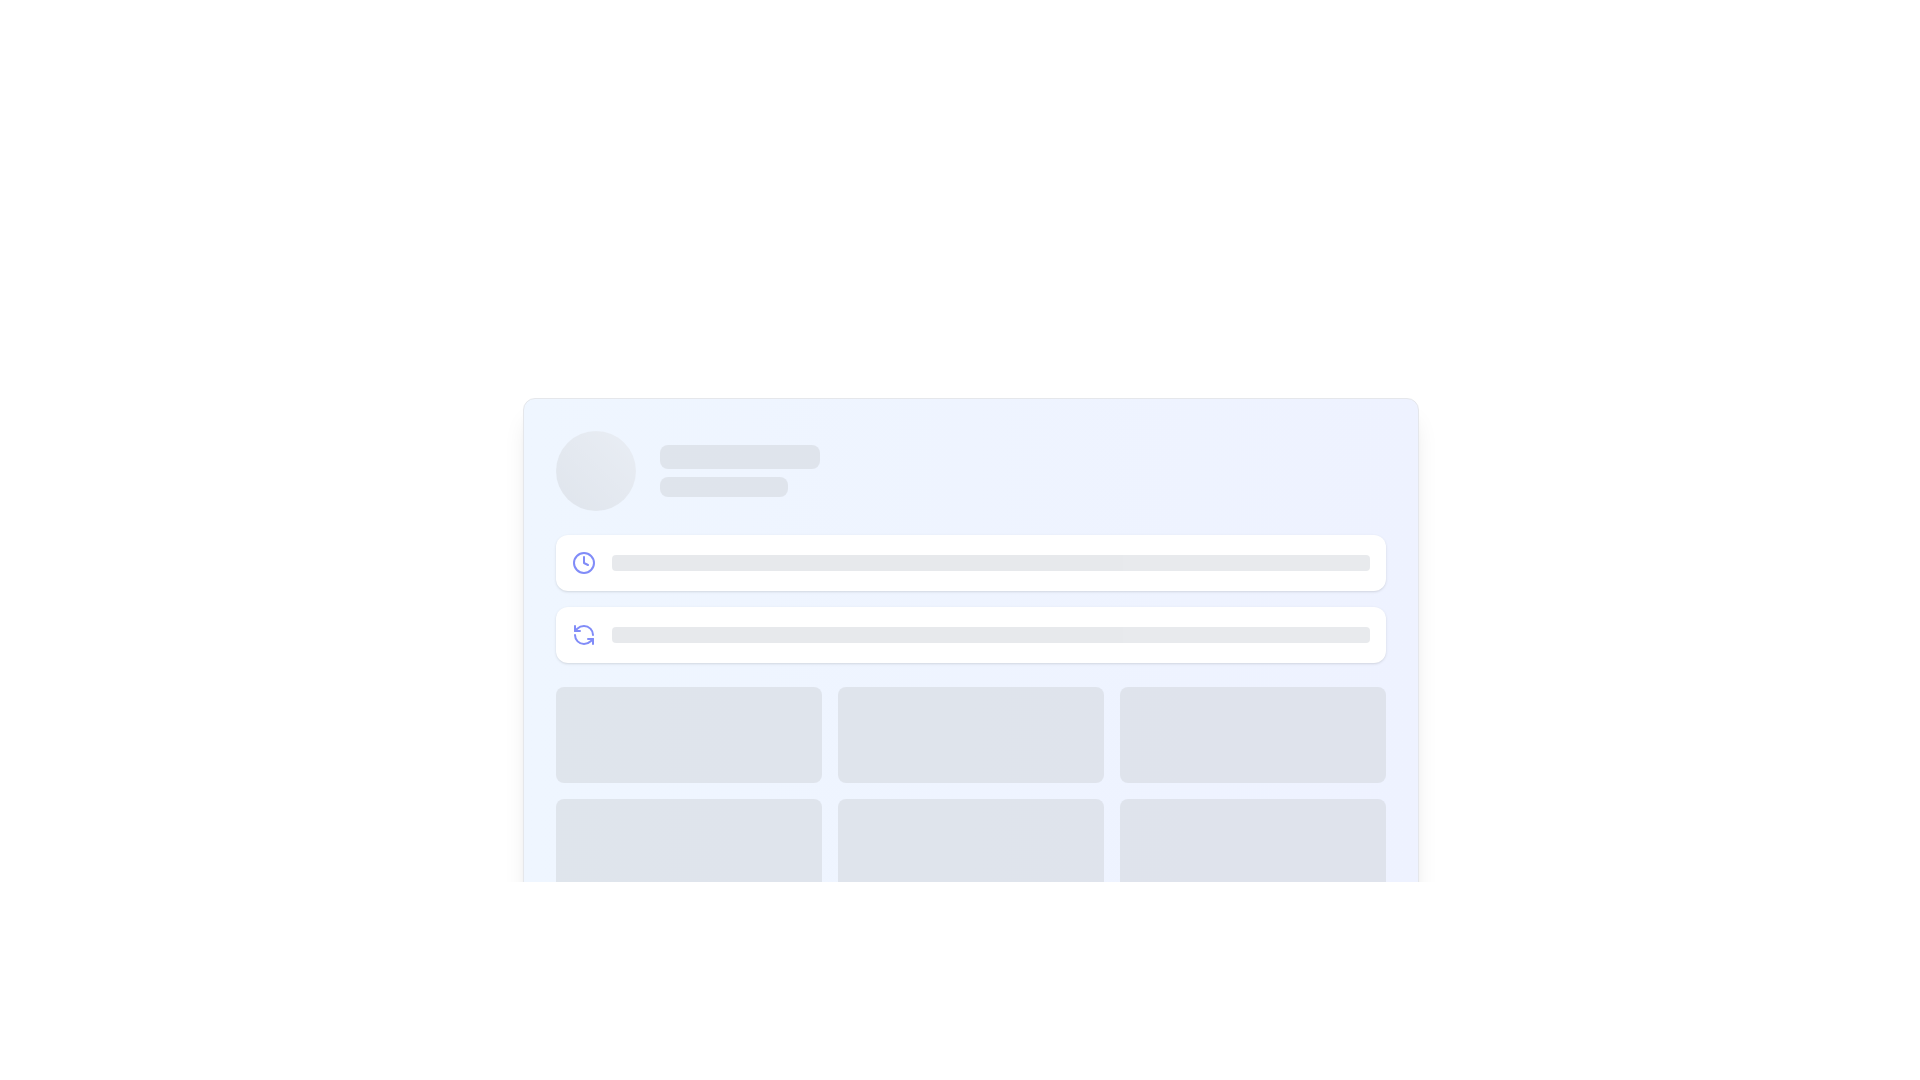 The height and width of the screenshot is (1080, 1920). Describe the element at coordinates (1251, 847) in the screenshot. I see `the Placeholder block with loading animation, which is a rectangular area with rounded corners and a gray background located in the bottom-right of a 3x2 grid layout` at that location.